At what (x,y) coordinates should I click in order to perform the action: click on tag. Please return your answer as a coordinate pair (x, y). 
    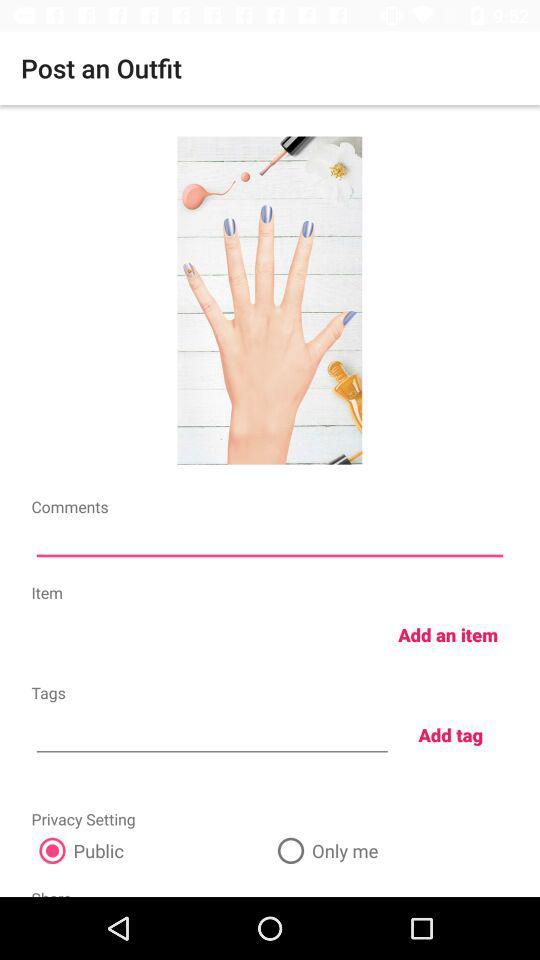
    Looking at the image, I should click on (211, 732).